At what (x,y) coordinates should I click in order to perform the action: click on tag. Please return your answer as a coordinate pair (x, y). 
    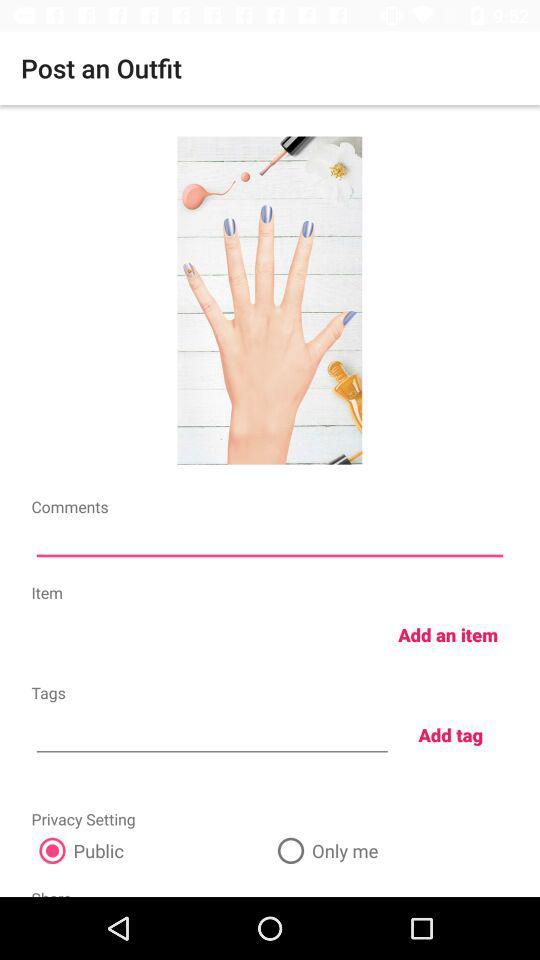
    Looking at the image, I should click on (211, 732).